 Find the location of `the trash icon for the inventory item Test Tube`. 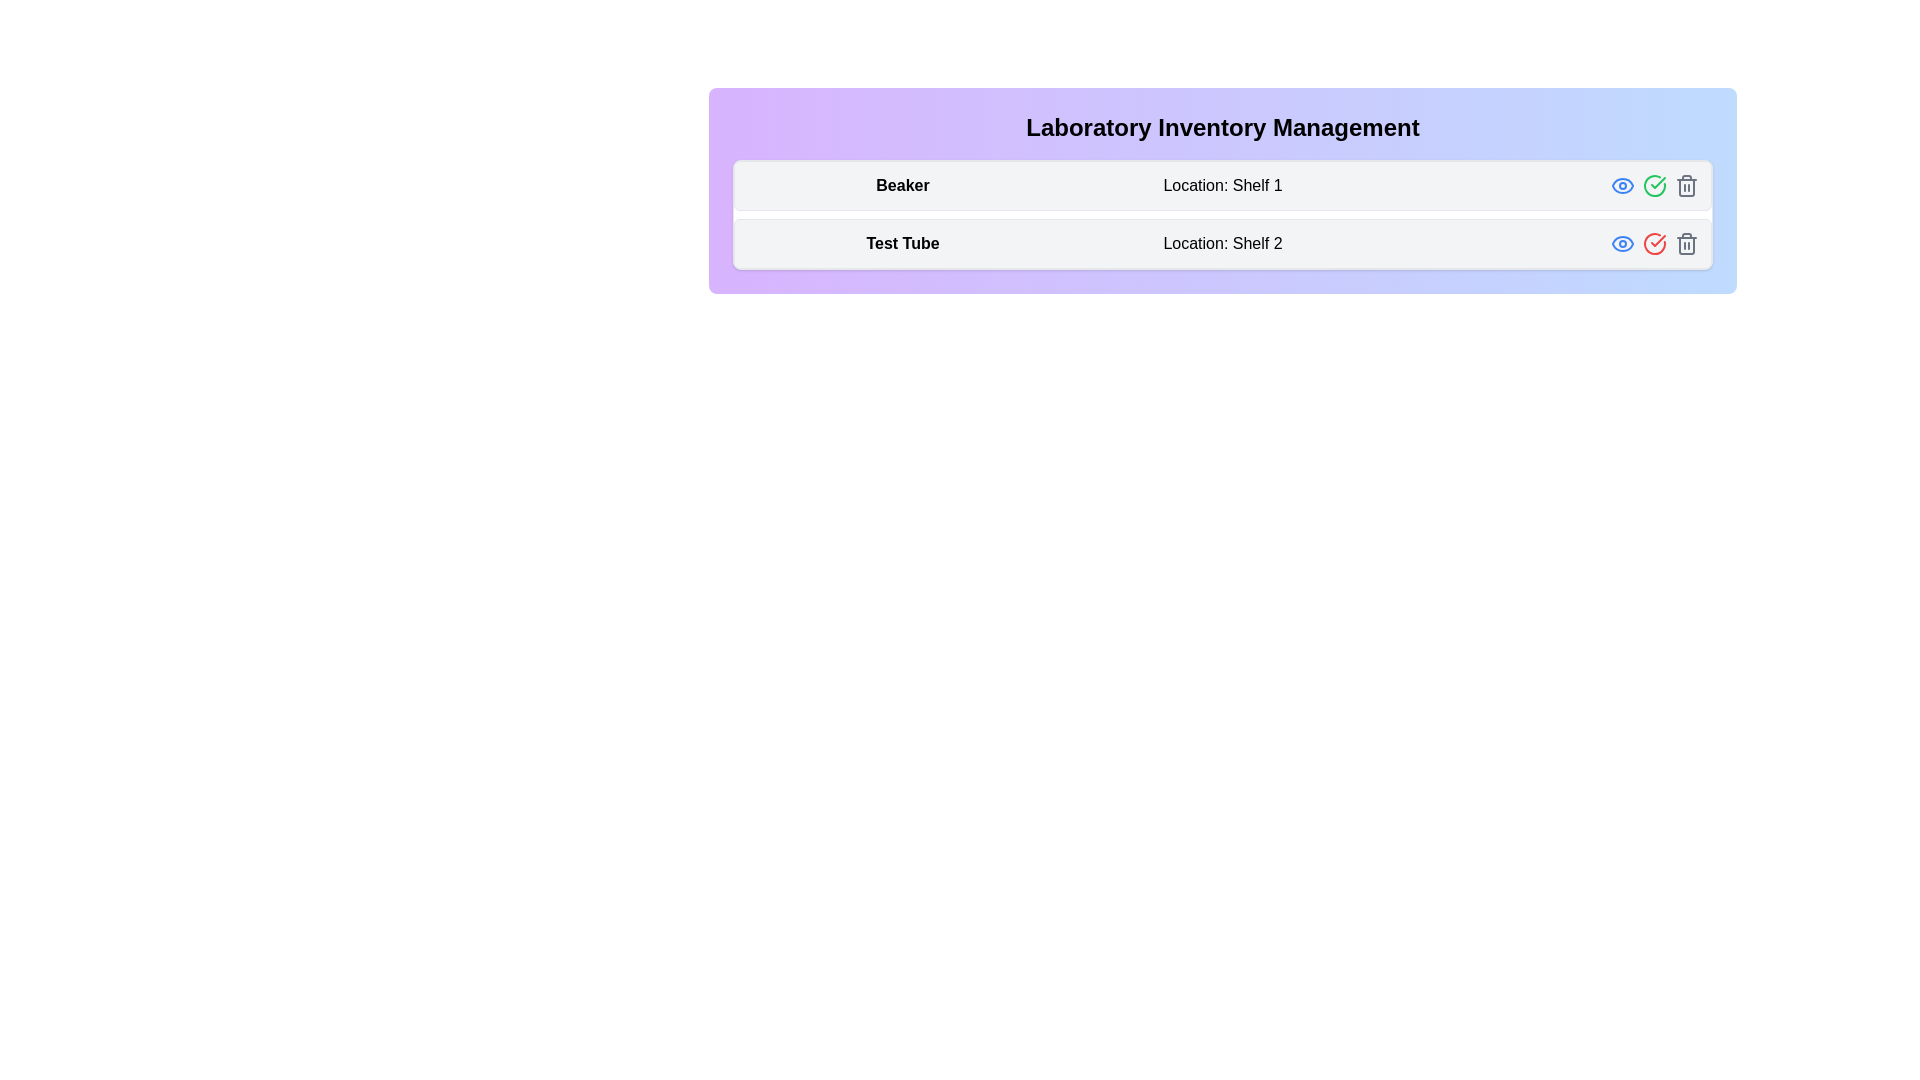

the trash icon for the inventory item Test Tube is located at coordinates (1685, 242).